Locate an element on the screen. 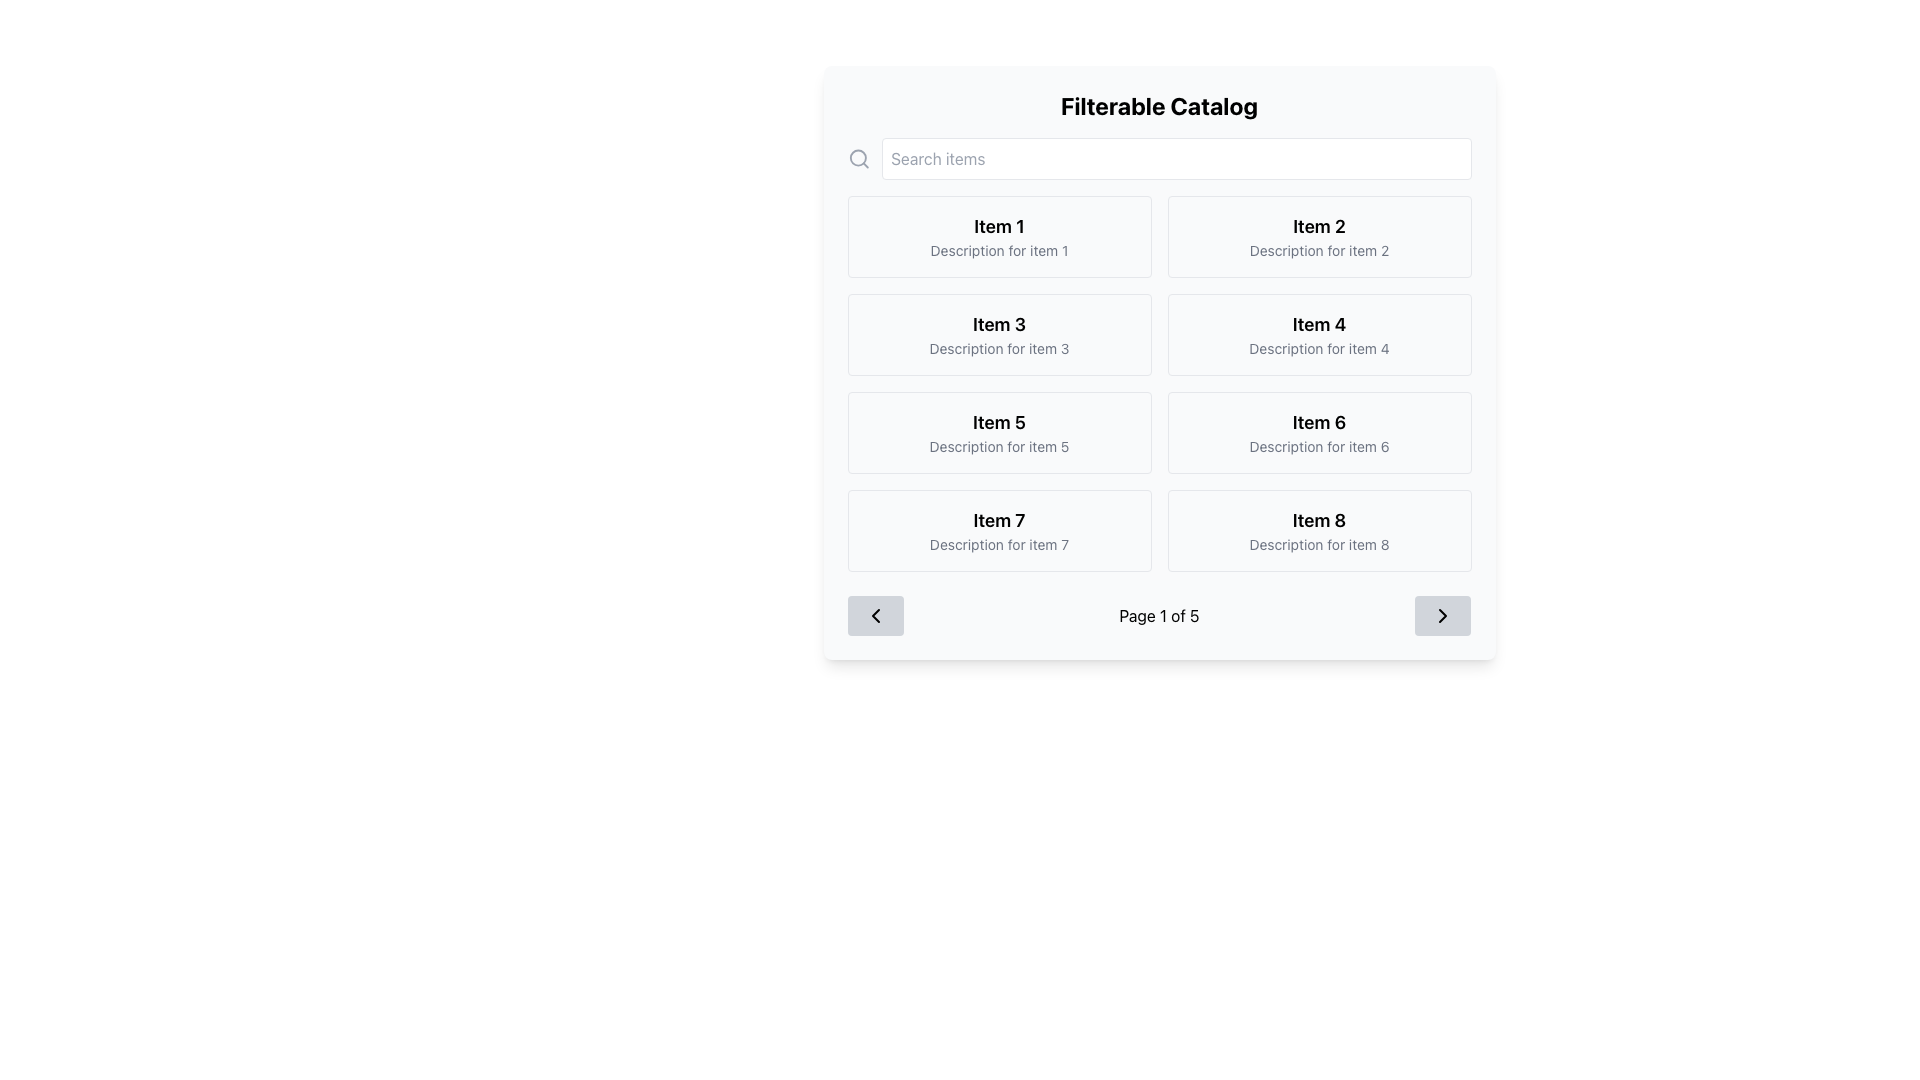  the descriptive text label located below the 'Item 8' title in the 'Item 8' card, which is styled with a smaller gray font and centrally aligned is located at coordinates (1319, 544).